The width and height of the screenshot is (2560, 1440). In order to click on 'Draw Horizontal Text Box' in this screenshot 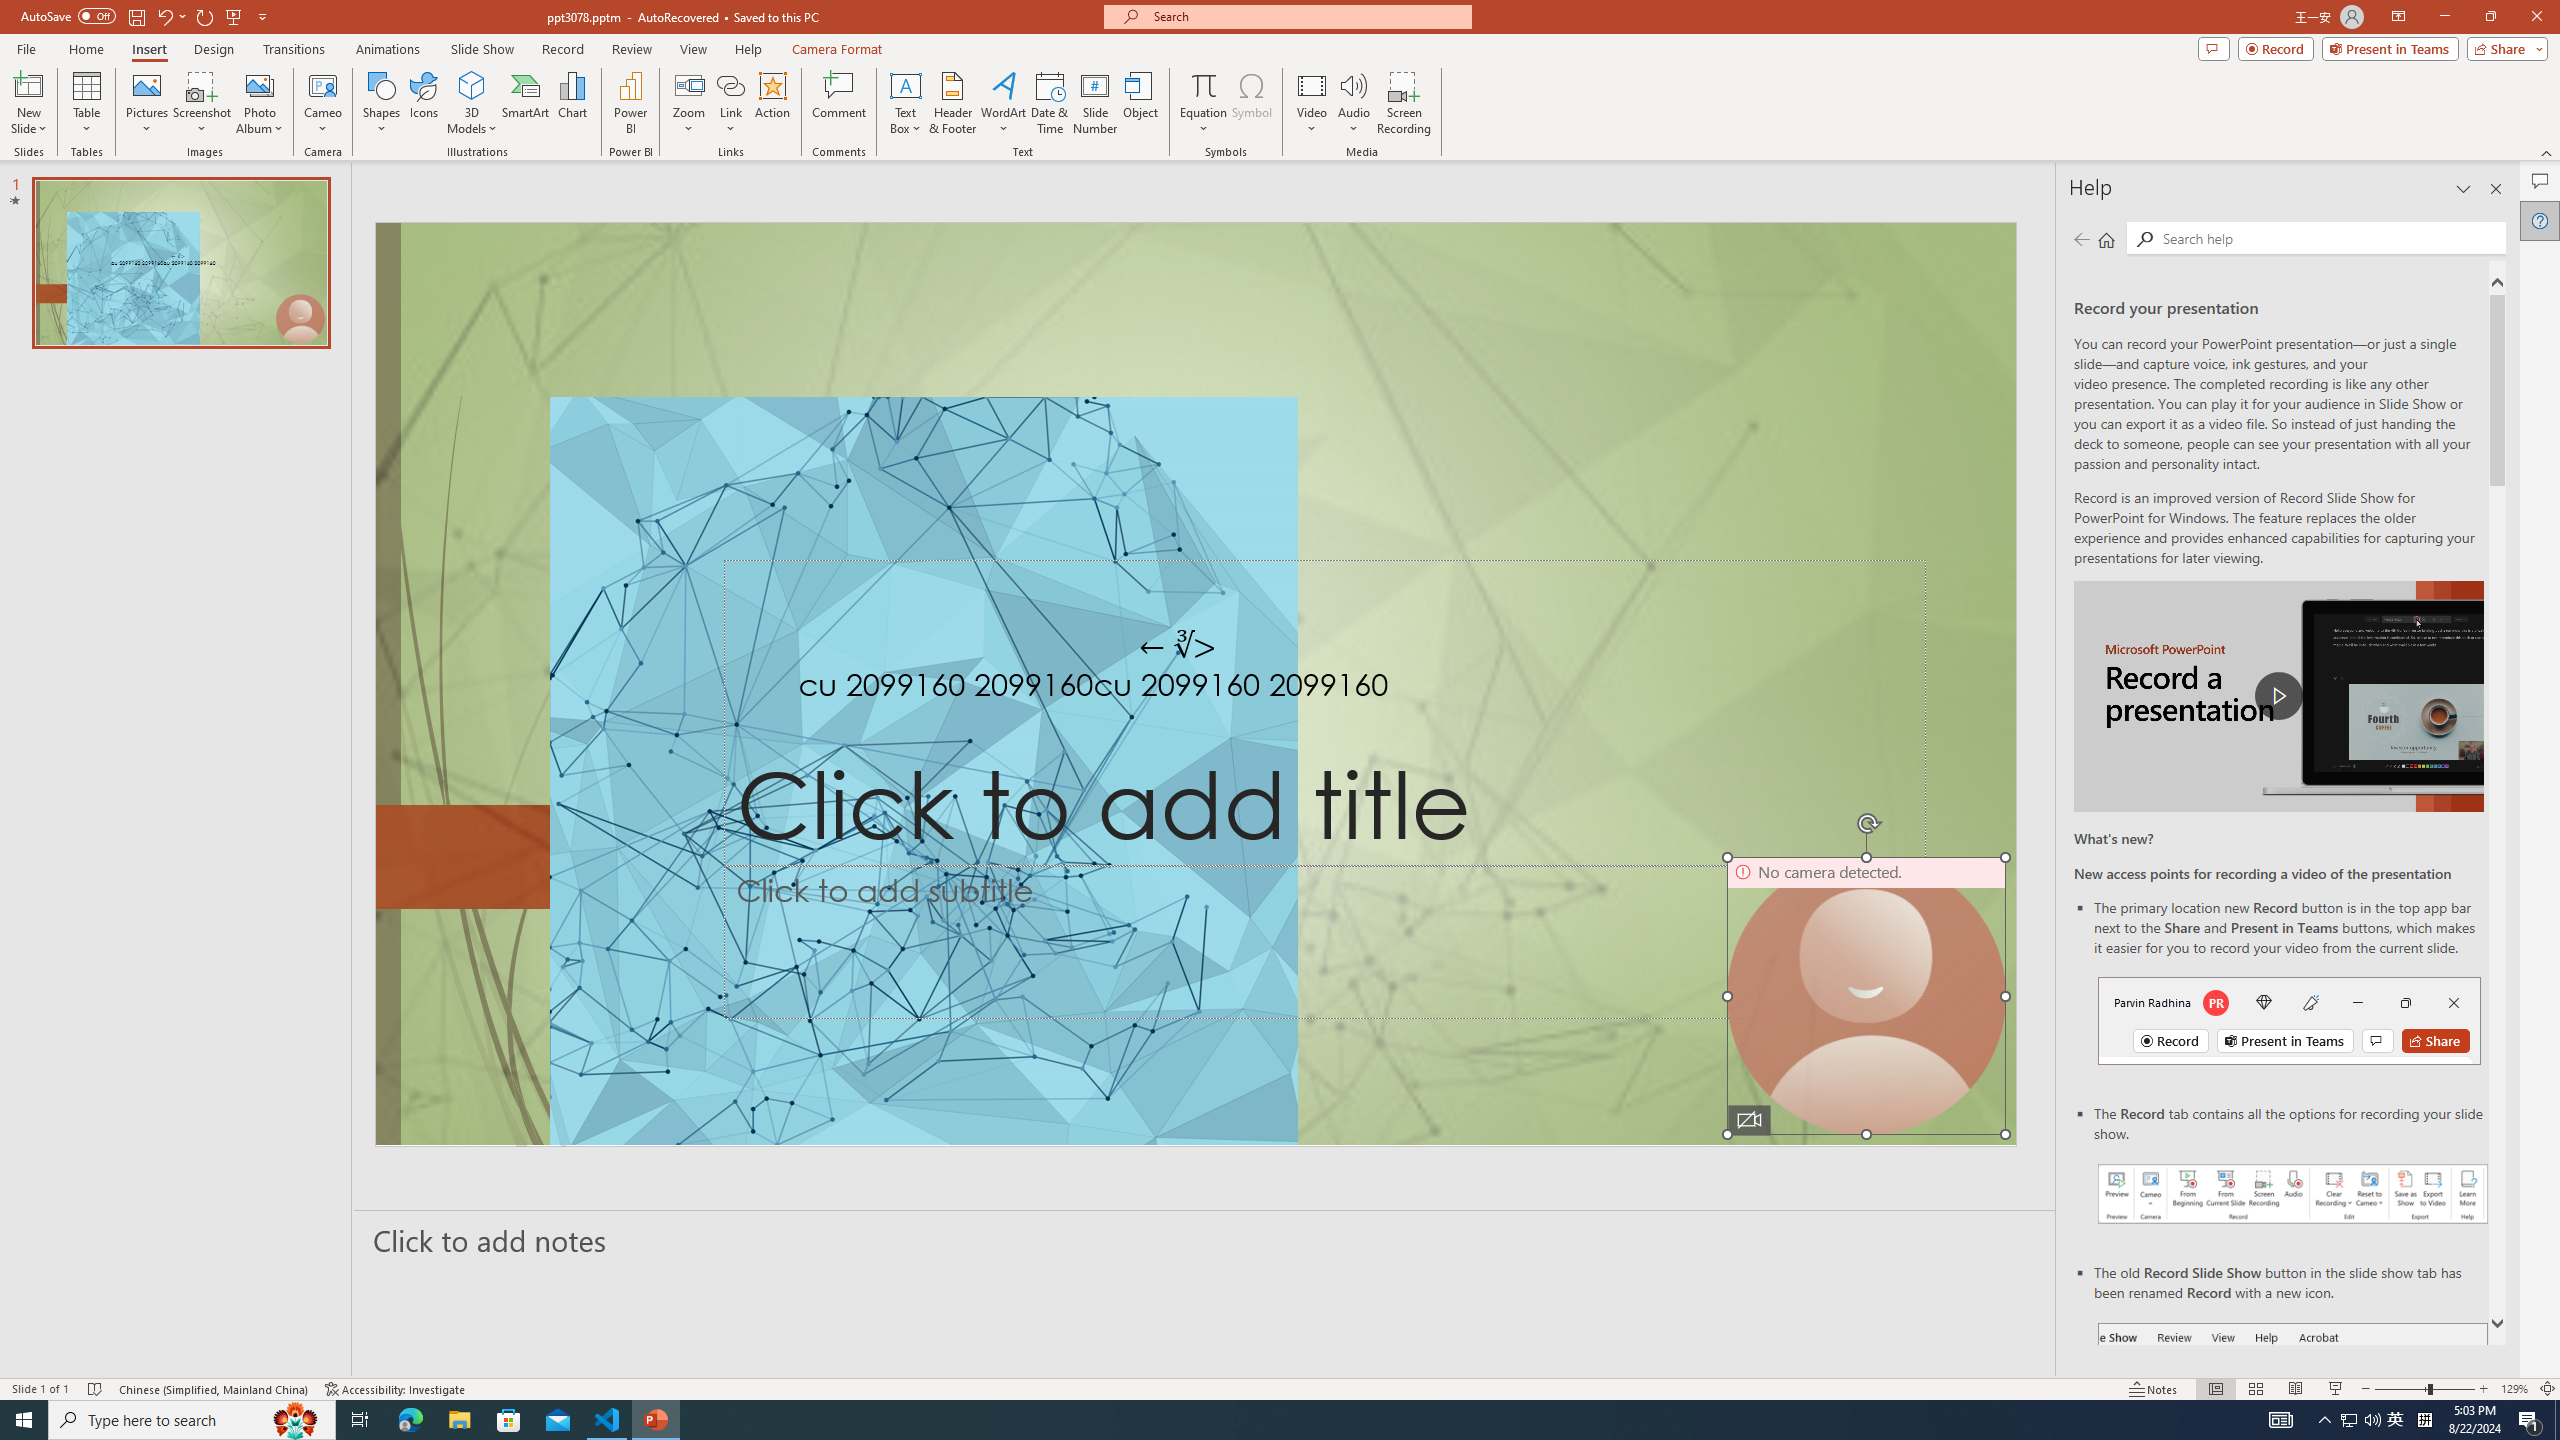, I will do `click(905, 84)`.